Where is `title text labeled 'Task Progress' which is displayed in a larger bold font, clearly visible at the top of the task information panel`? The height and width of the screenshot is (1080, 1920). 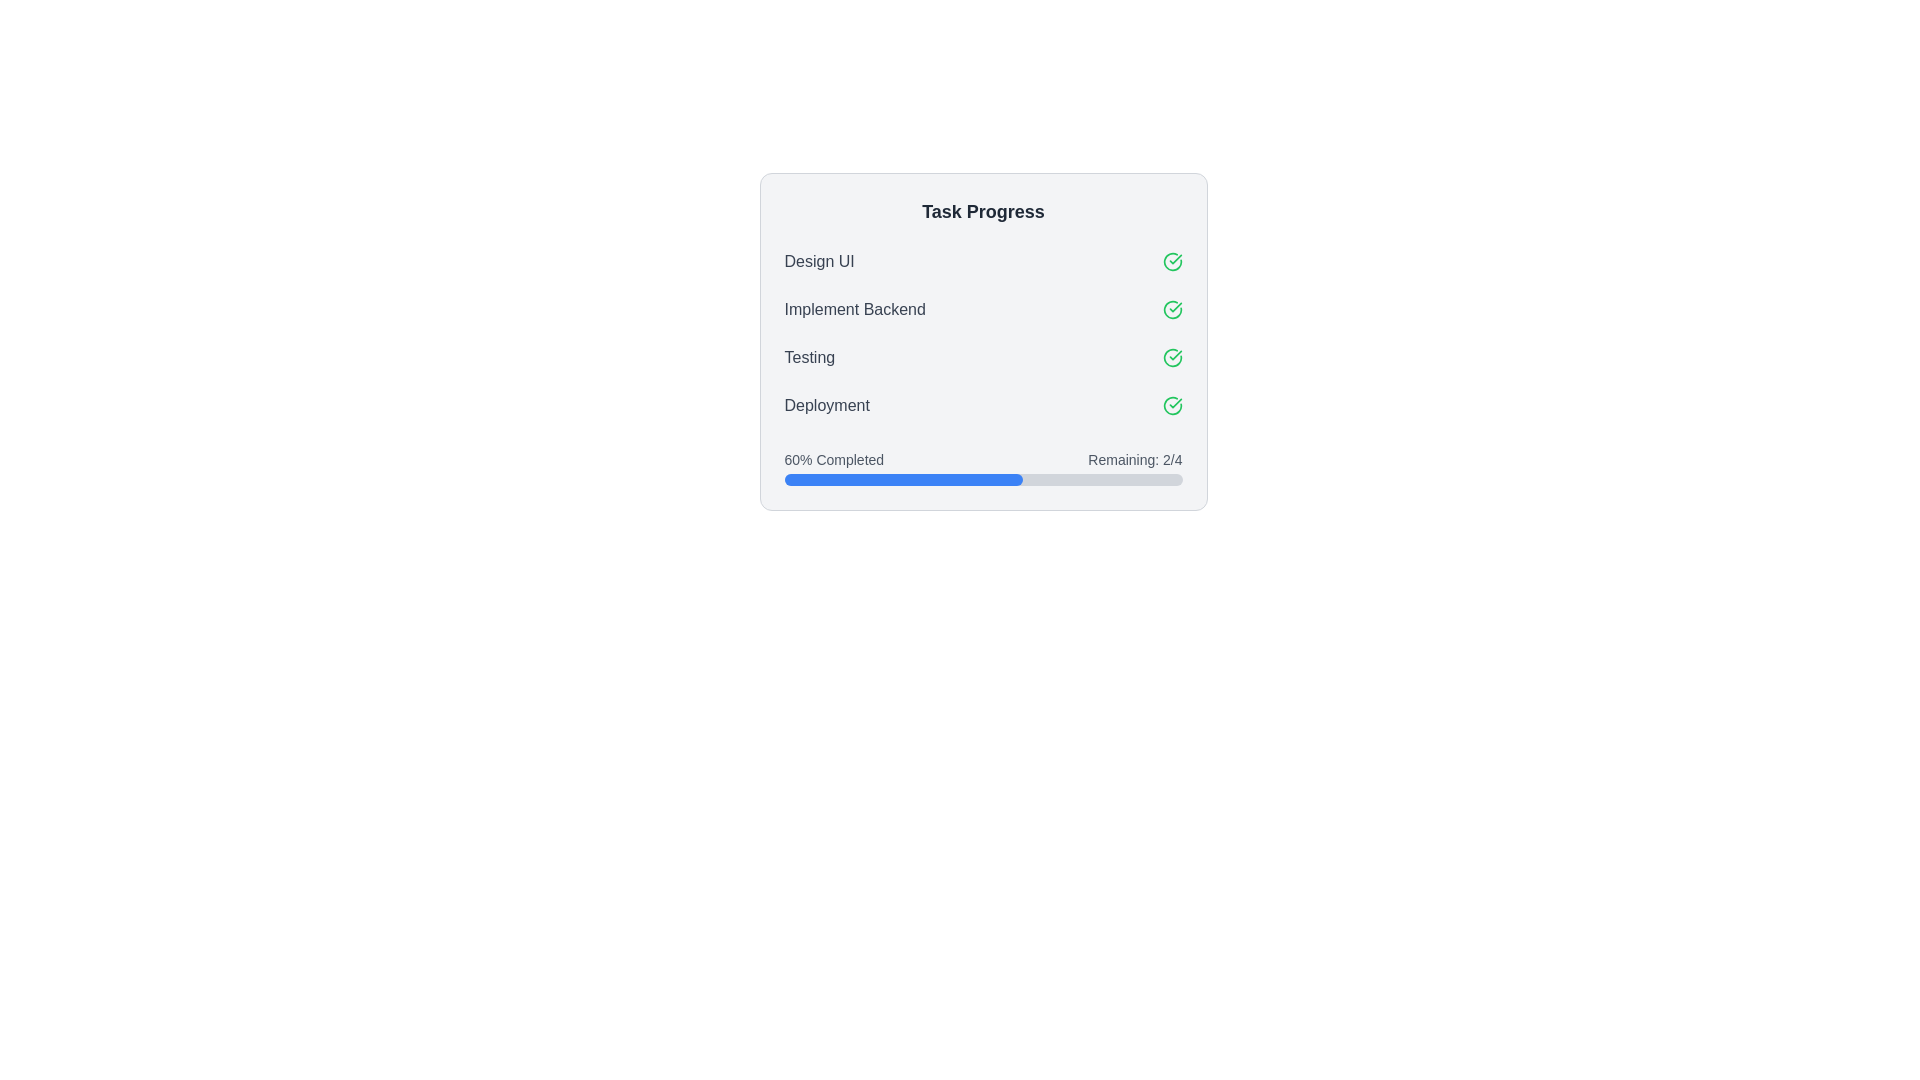 title text labeled 'Task Progress' which is displayed in a larger bold font, clearly visible at the top of the task information panel is located at coordinates (983, 212).